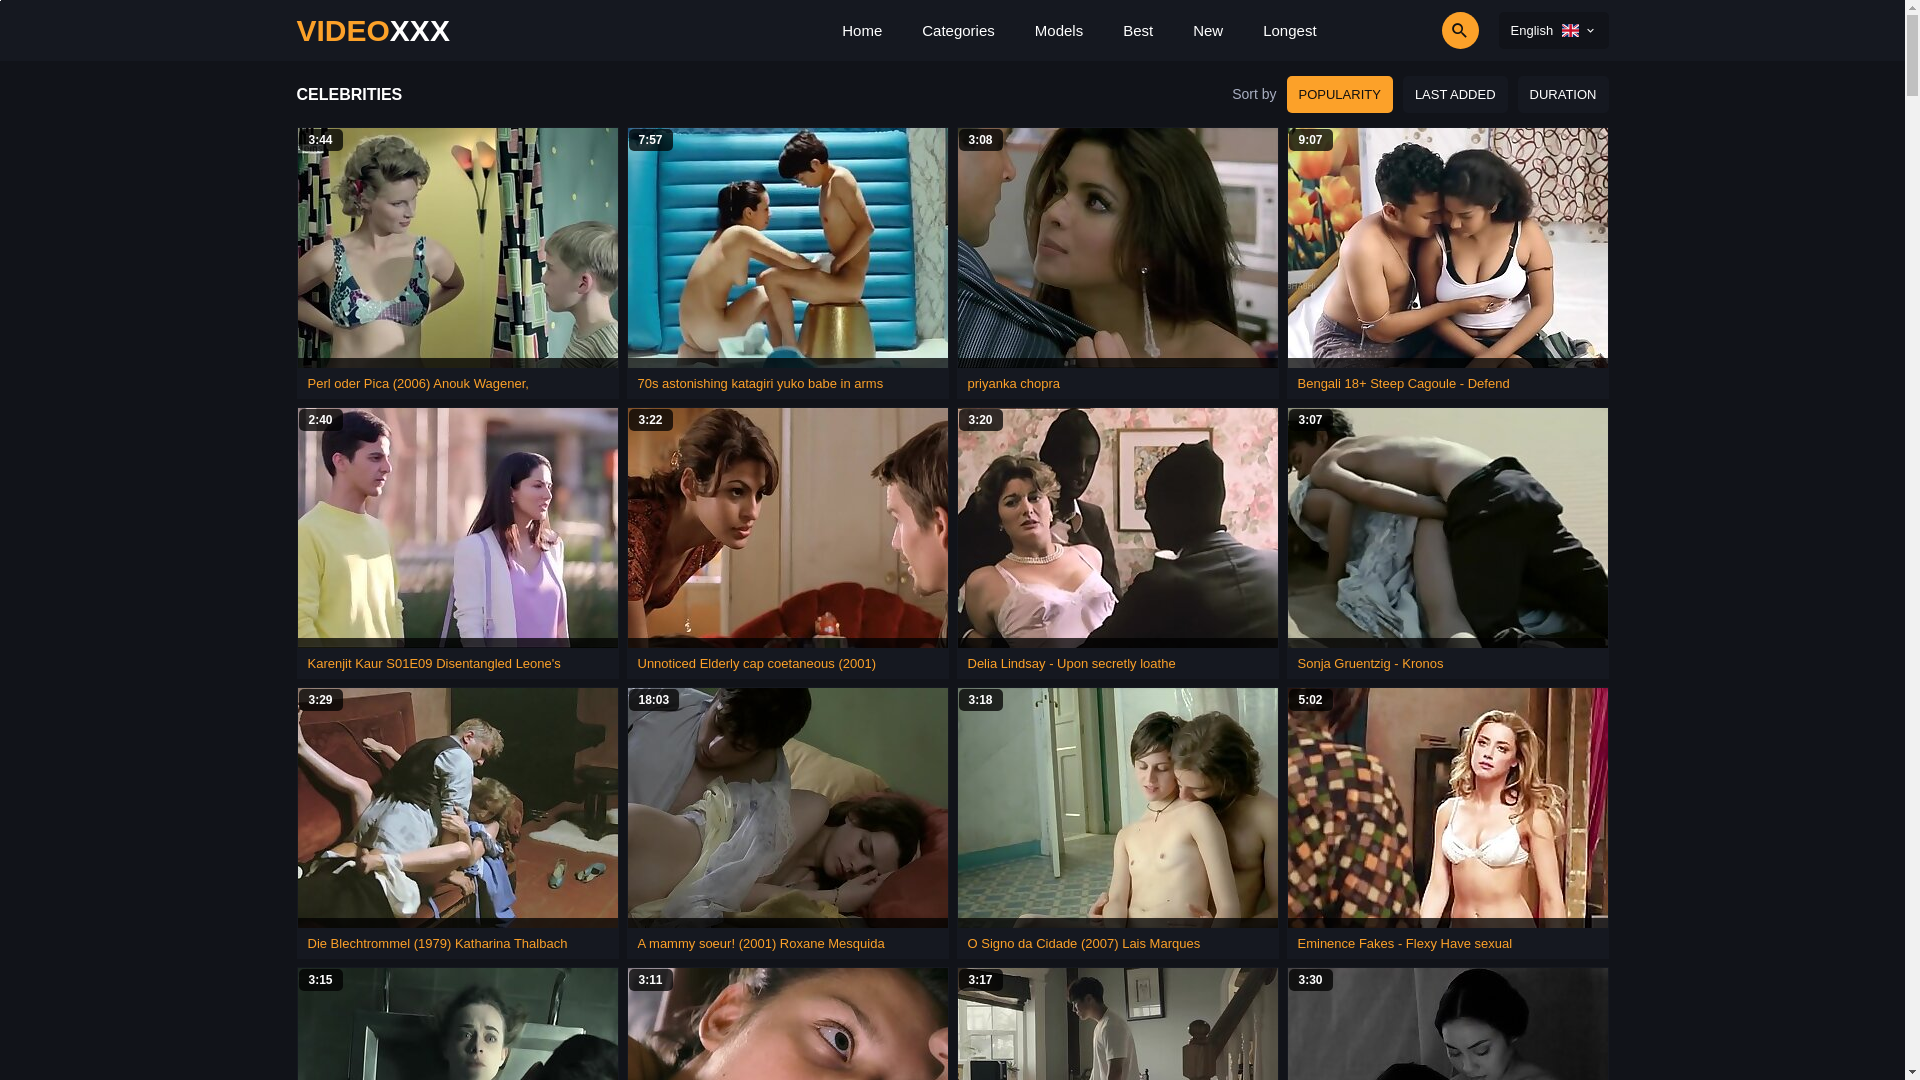  What do you see at coordinates (1401, 94) in the screenshot?
I see `'LAST ADDED'` at bounding box center [1401, 94].